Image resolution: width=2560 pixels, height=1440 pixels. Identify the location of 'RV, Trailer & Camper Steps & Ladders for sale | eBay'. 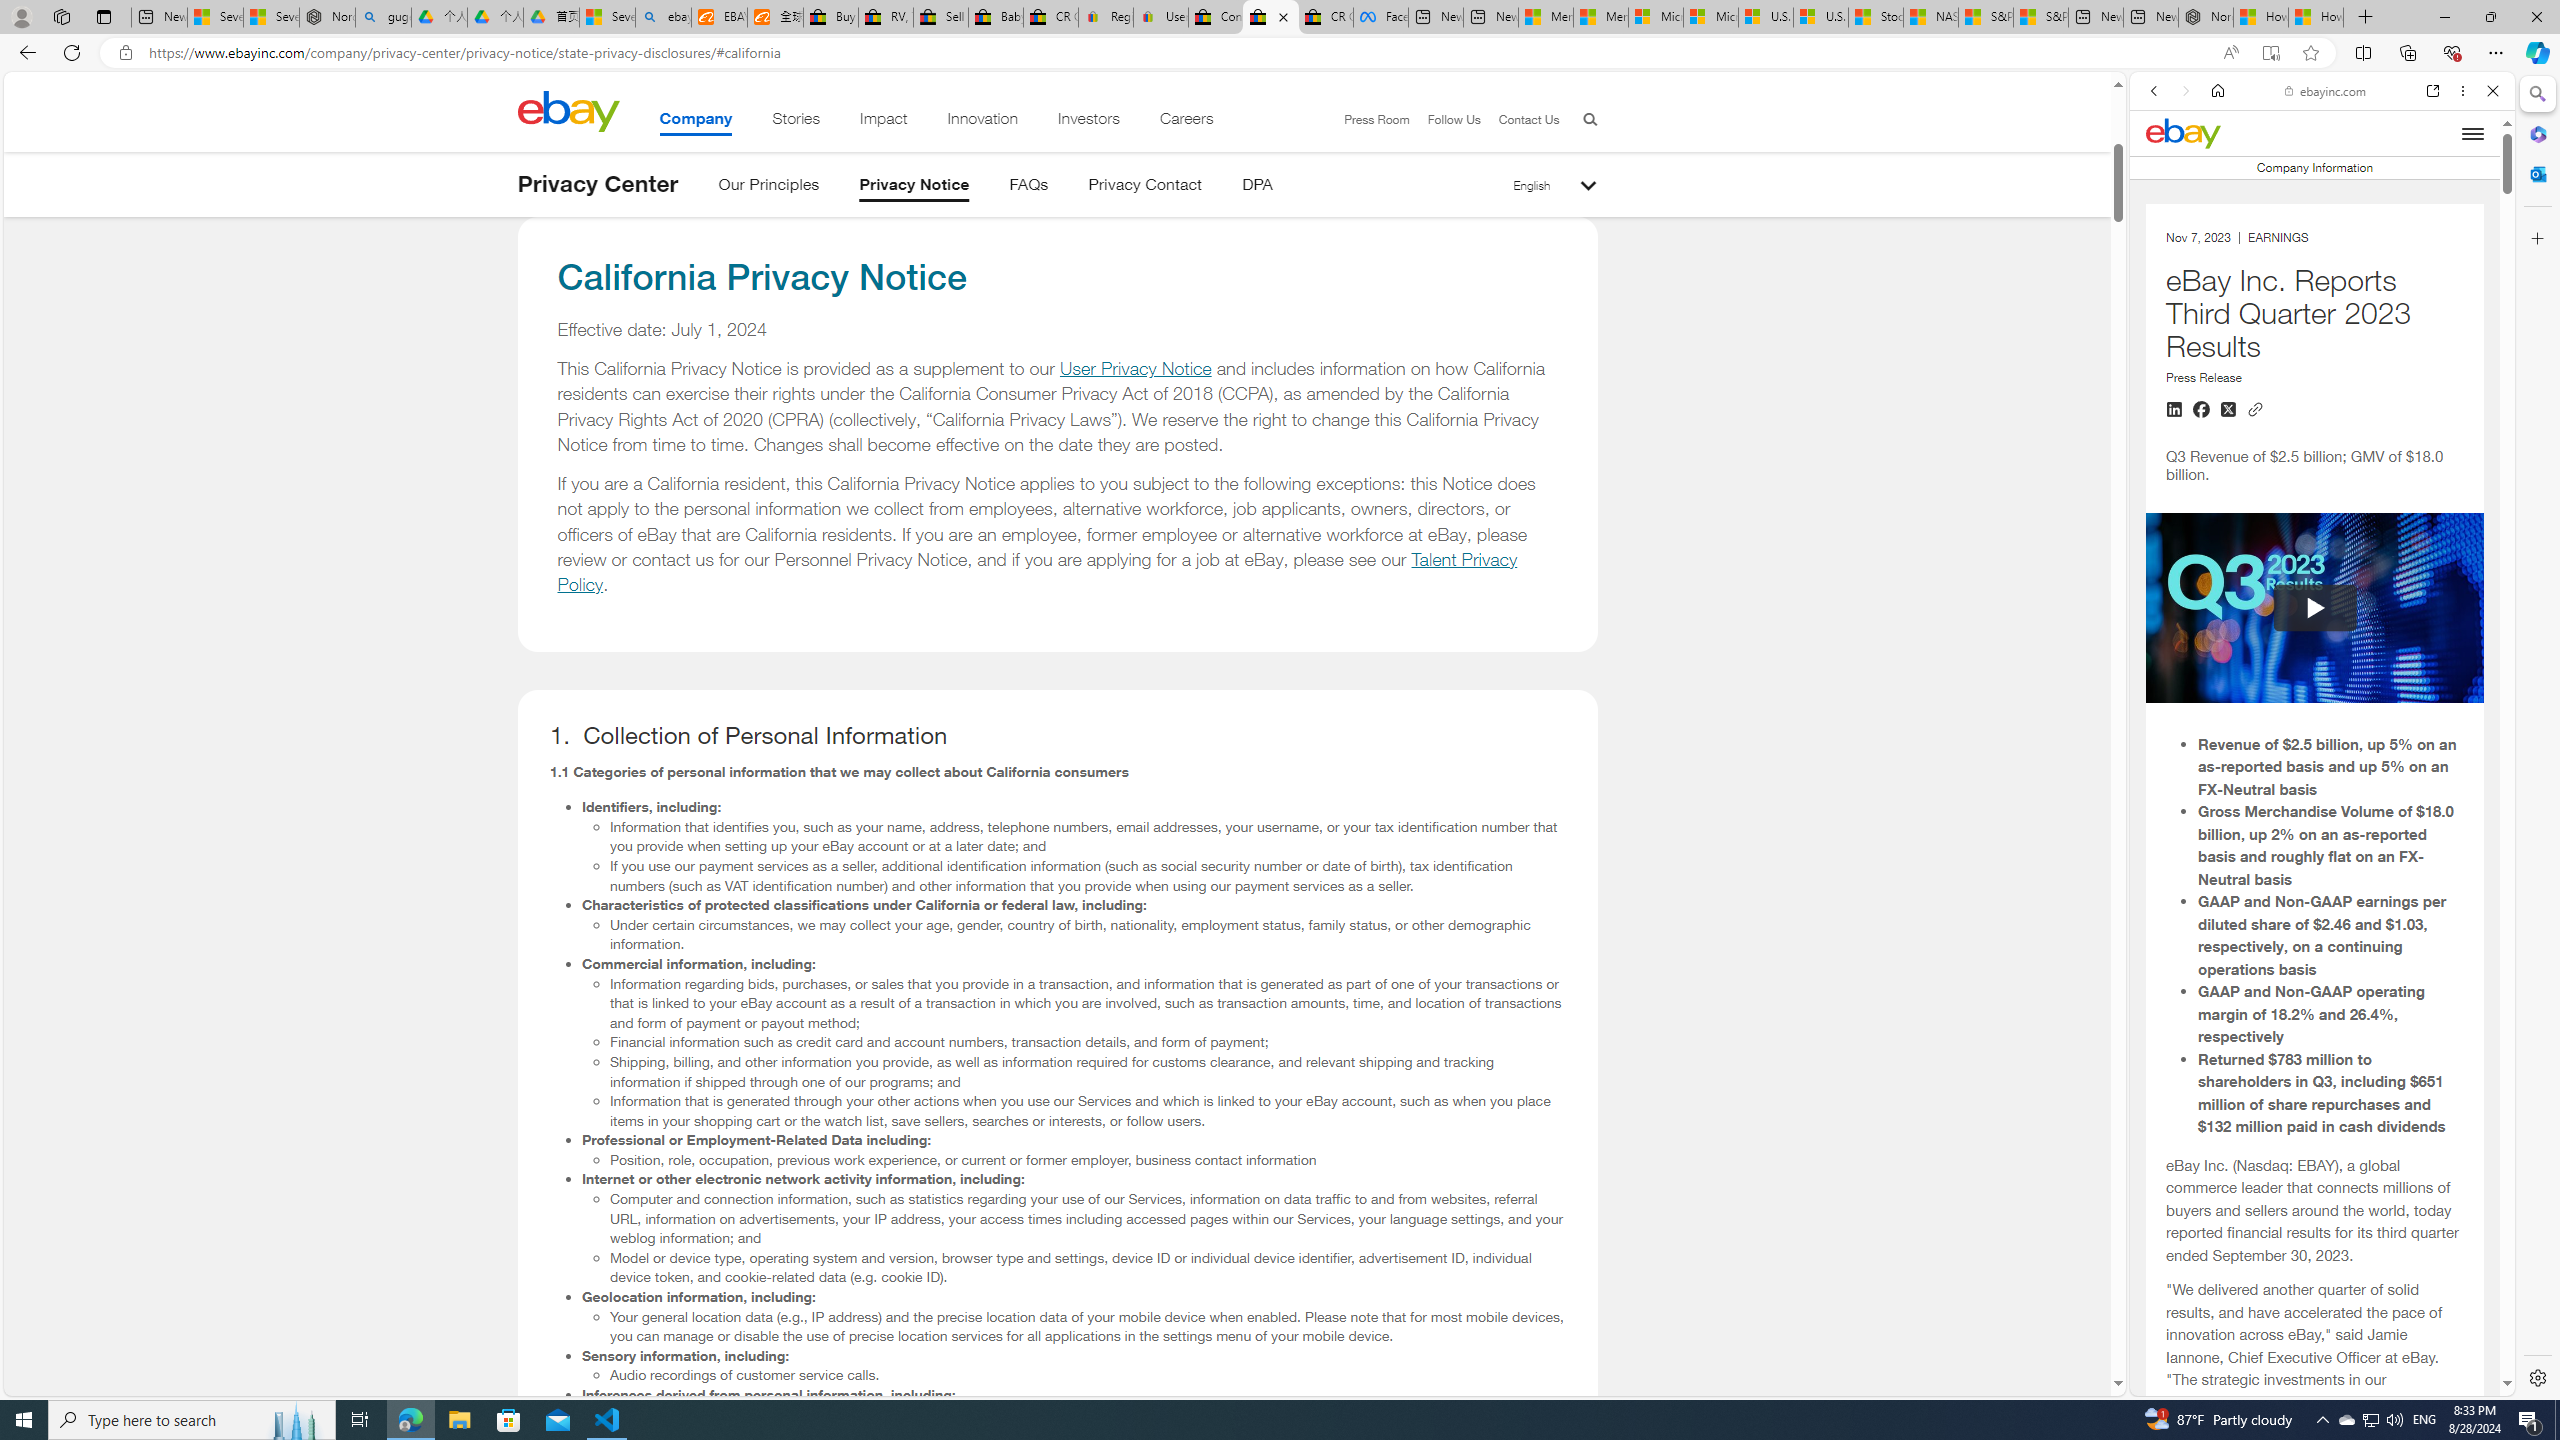
(884, 16).